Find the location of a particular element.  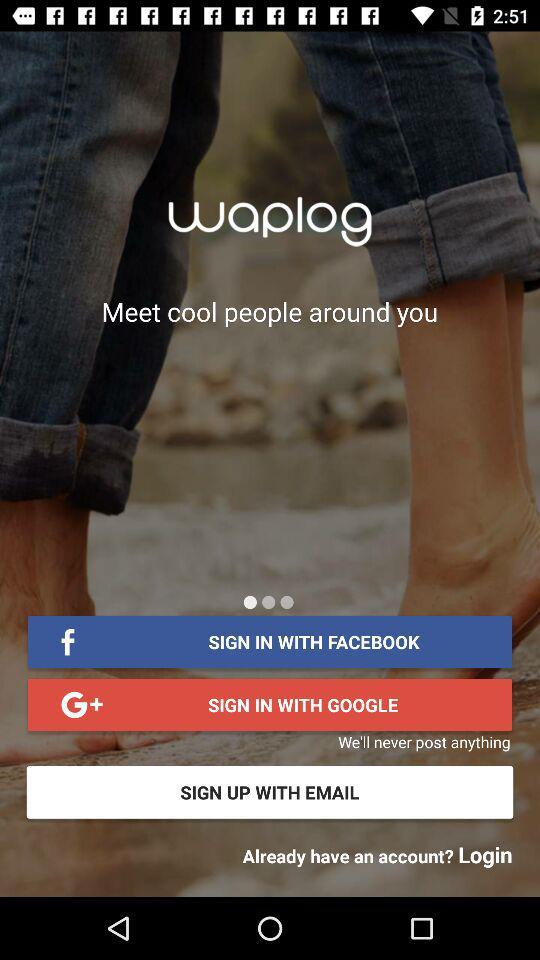

already have an item is located at coordinates (377, 853).